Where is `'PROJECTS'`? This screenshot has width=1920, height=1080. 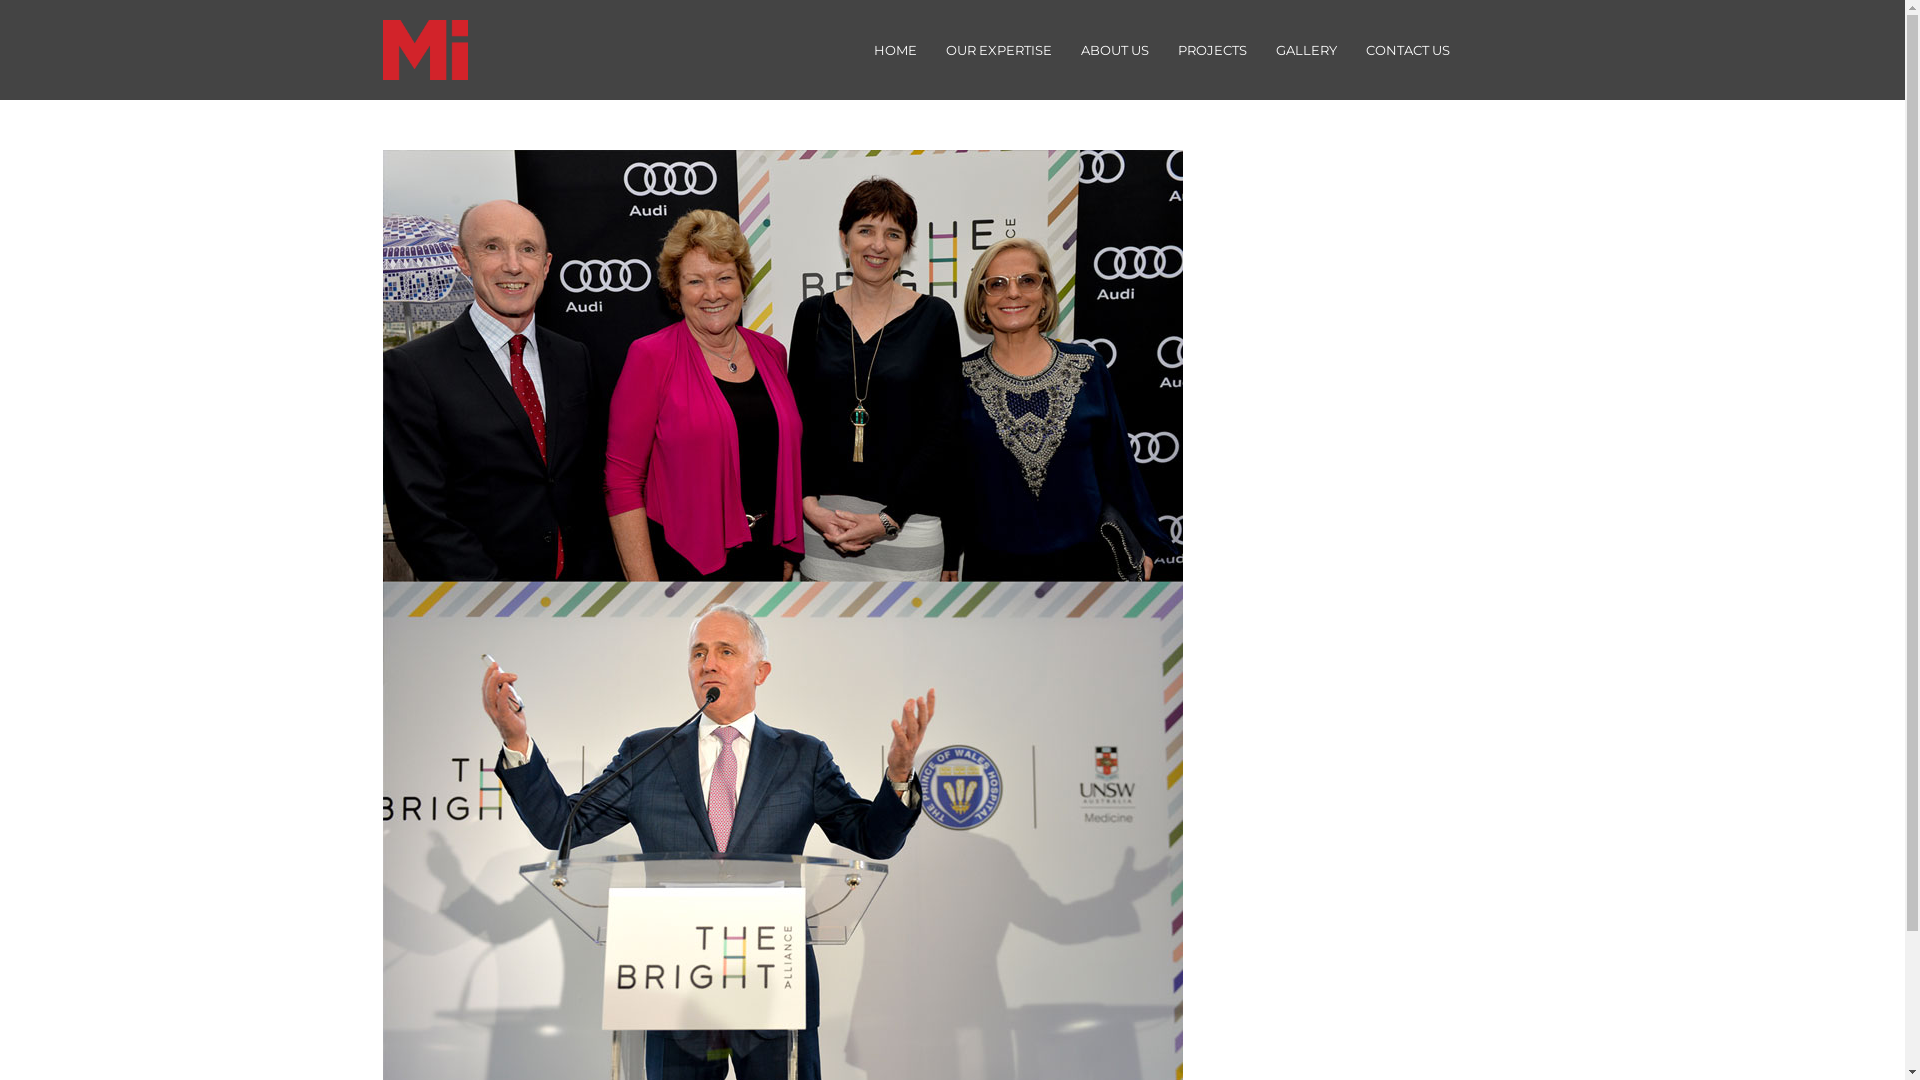
'PROJECTS' is located at coordinates (1210, 49).